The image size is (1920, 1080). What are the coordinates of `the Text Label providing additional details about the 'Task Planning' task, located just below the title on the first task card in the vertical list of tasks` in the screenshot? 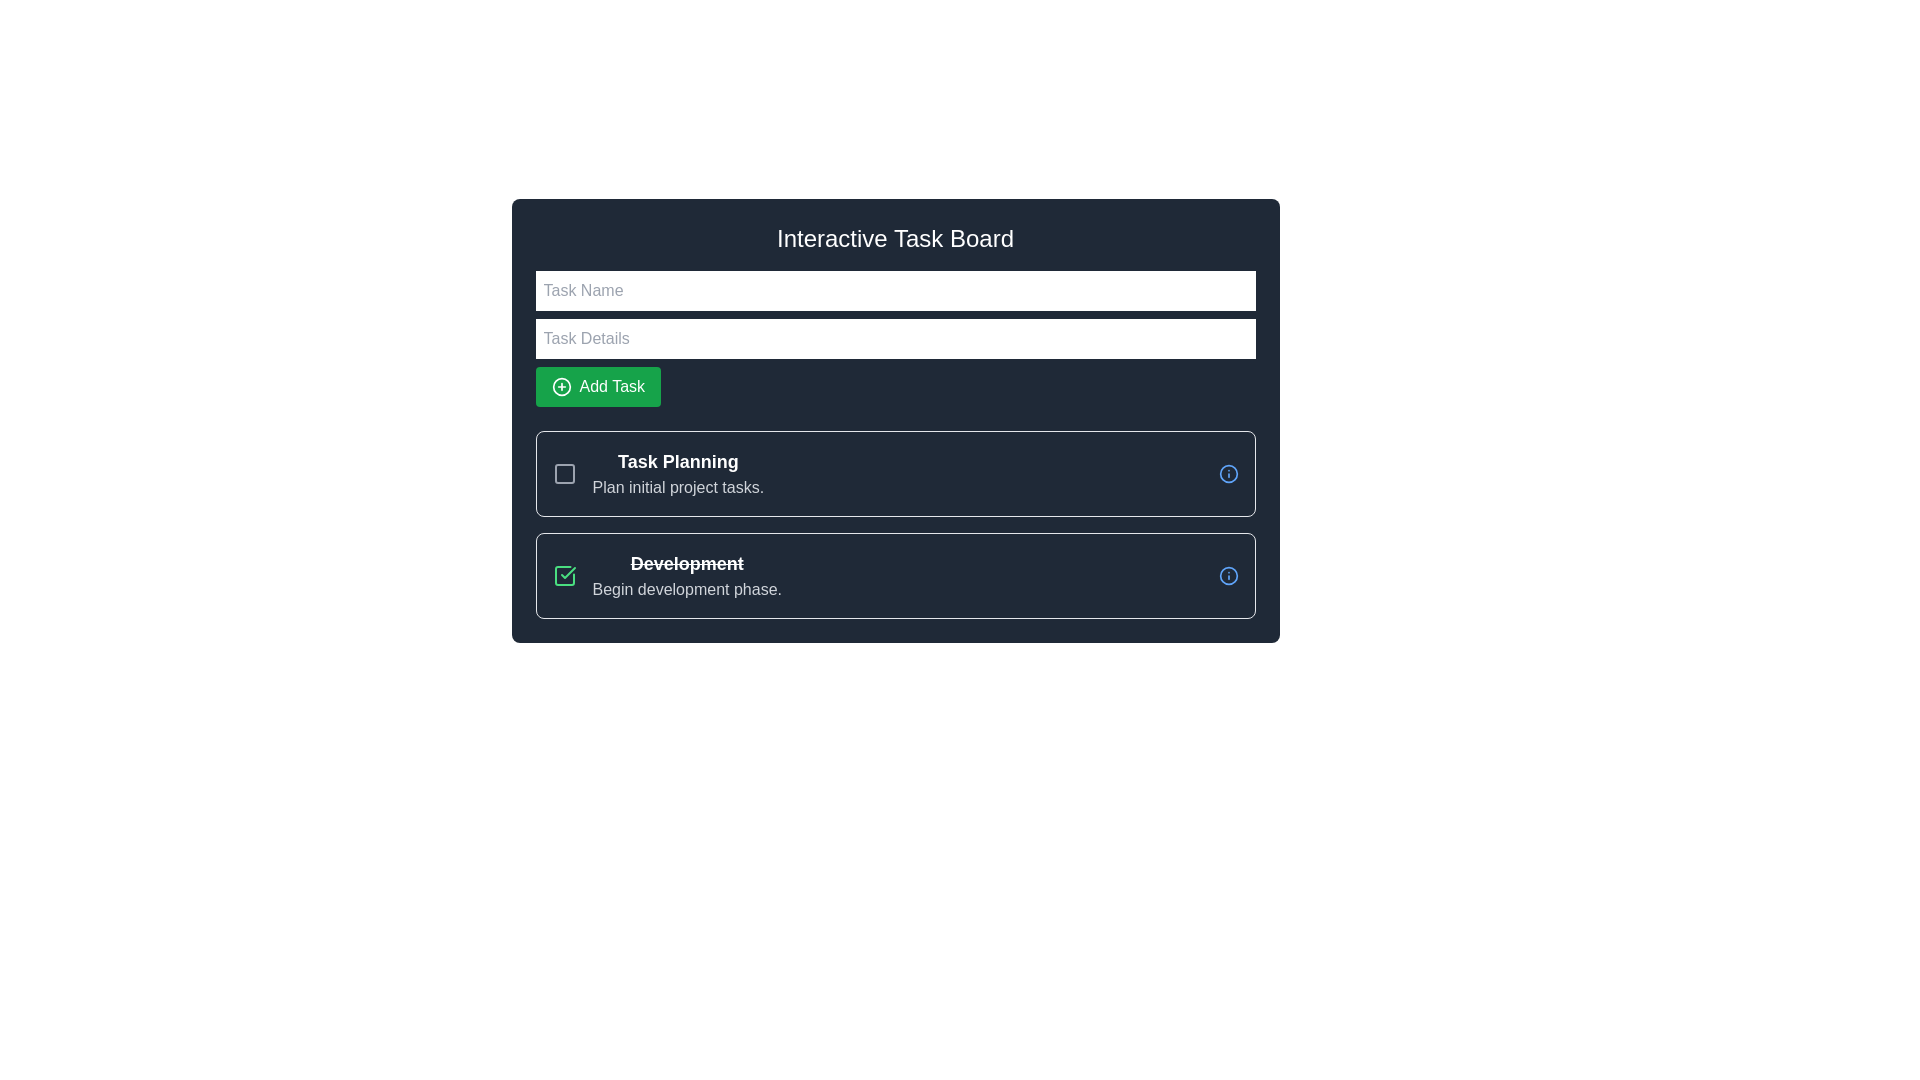 It's located at (678, 488).